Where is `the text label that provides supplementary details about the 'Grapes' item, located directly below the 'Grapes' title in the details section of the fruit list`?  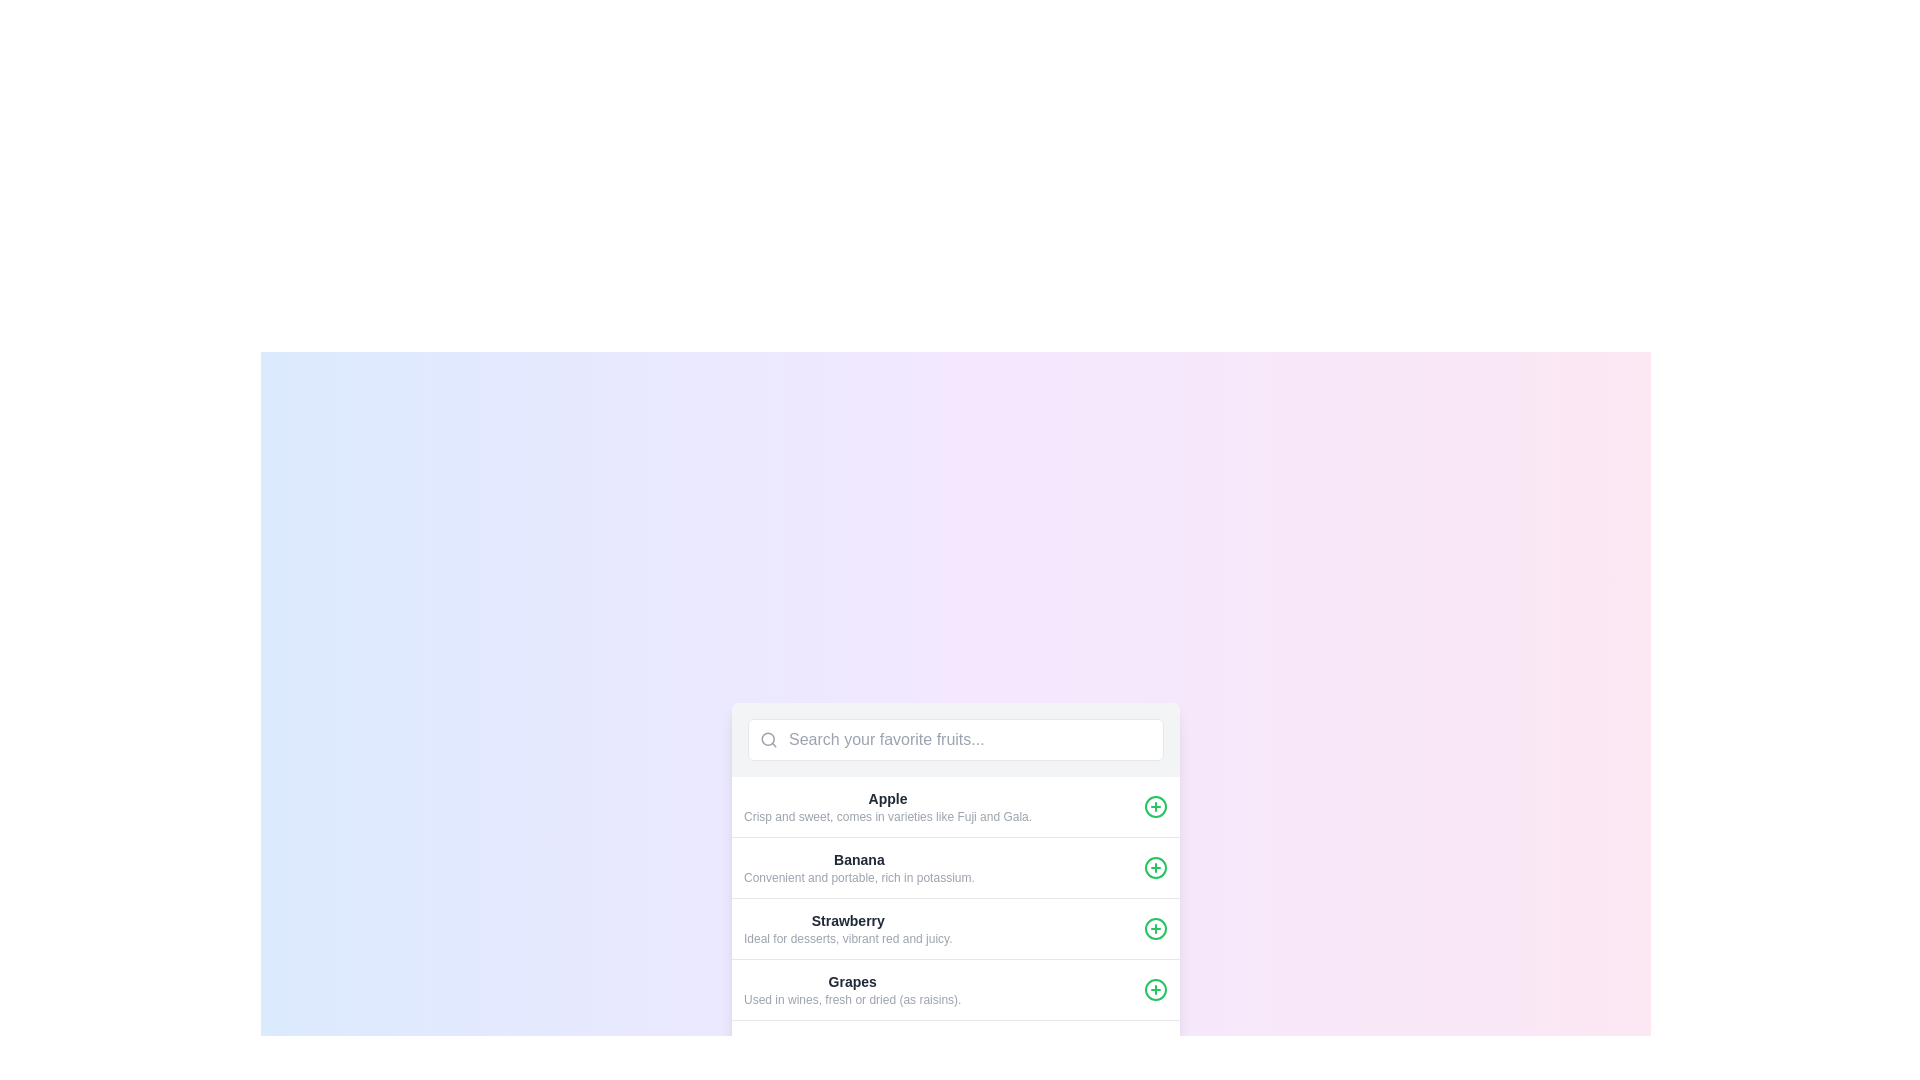 the text label that provides supplementary details about the 'Grapes' item, located directly below the 'Grapes' title in the details section of the fruit list is located at coordinates (852, 999).